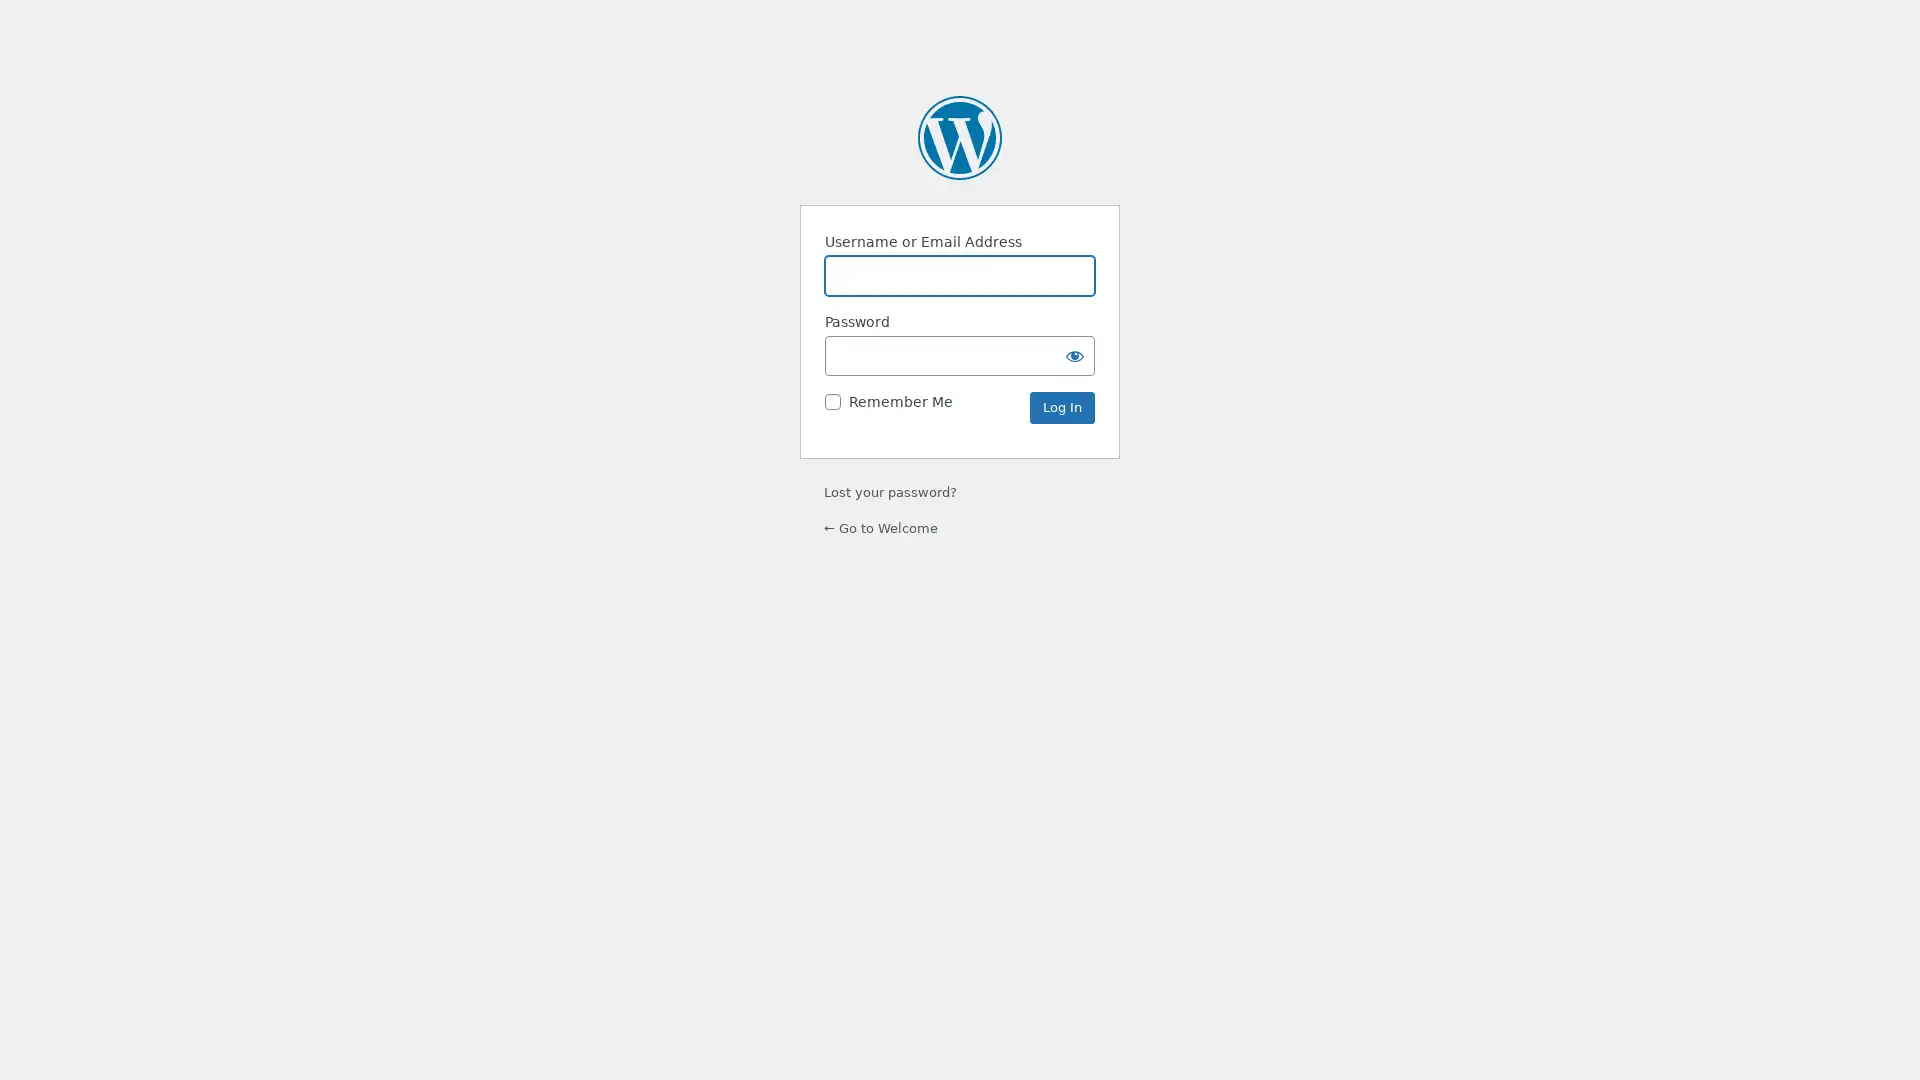  I want to click on Show password, so click(1074, 354).